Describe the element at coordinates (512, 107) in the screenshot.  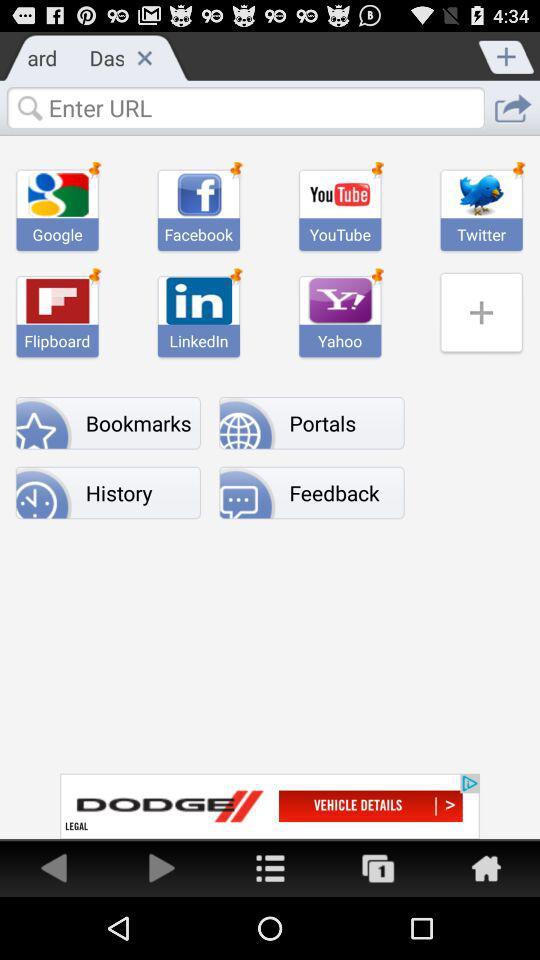
I see `url` at that location.